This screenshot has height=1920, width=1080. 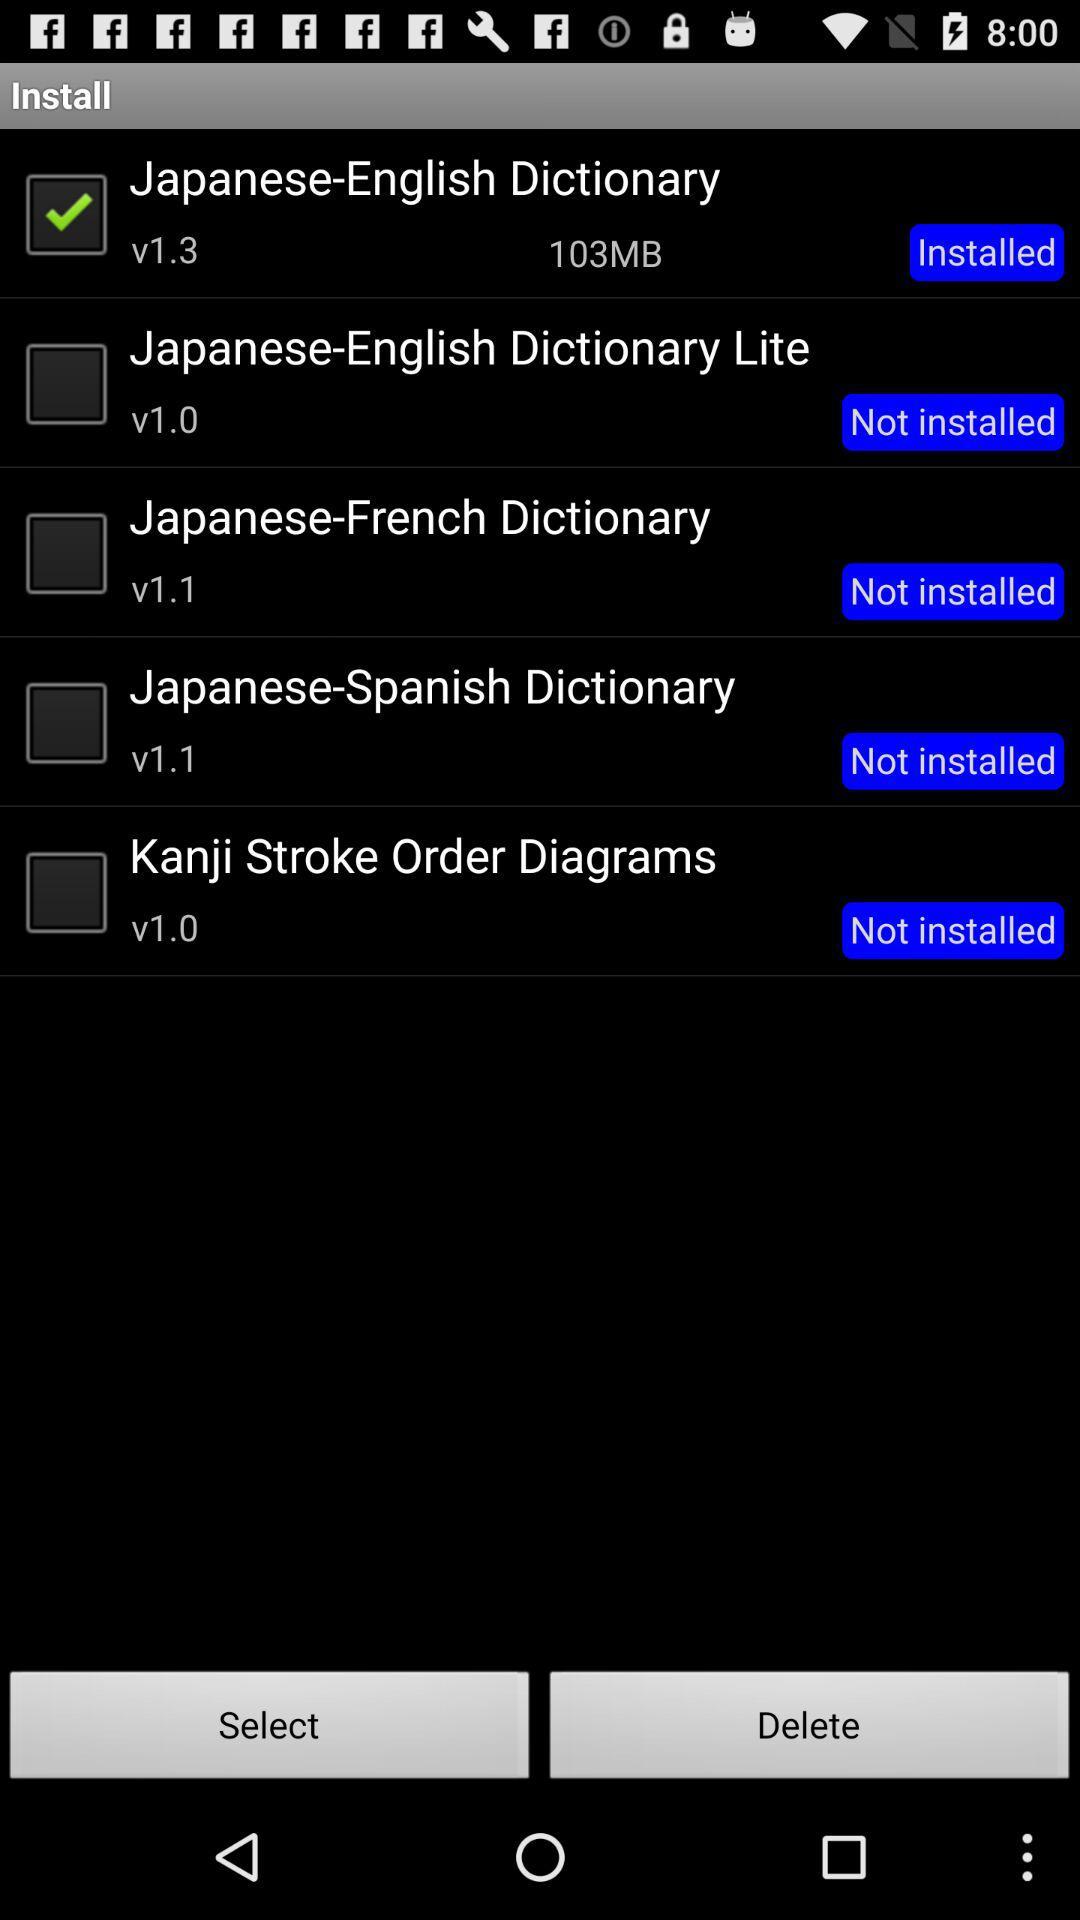 I want to click on select icon, so click(x=270, y=1730).